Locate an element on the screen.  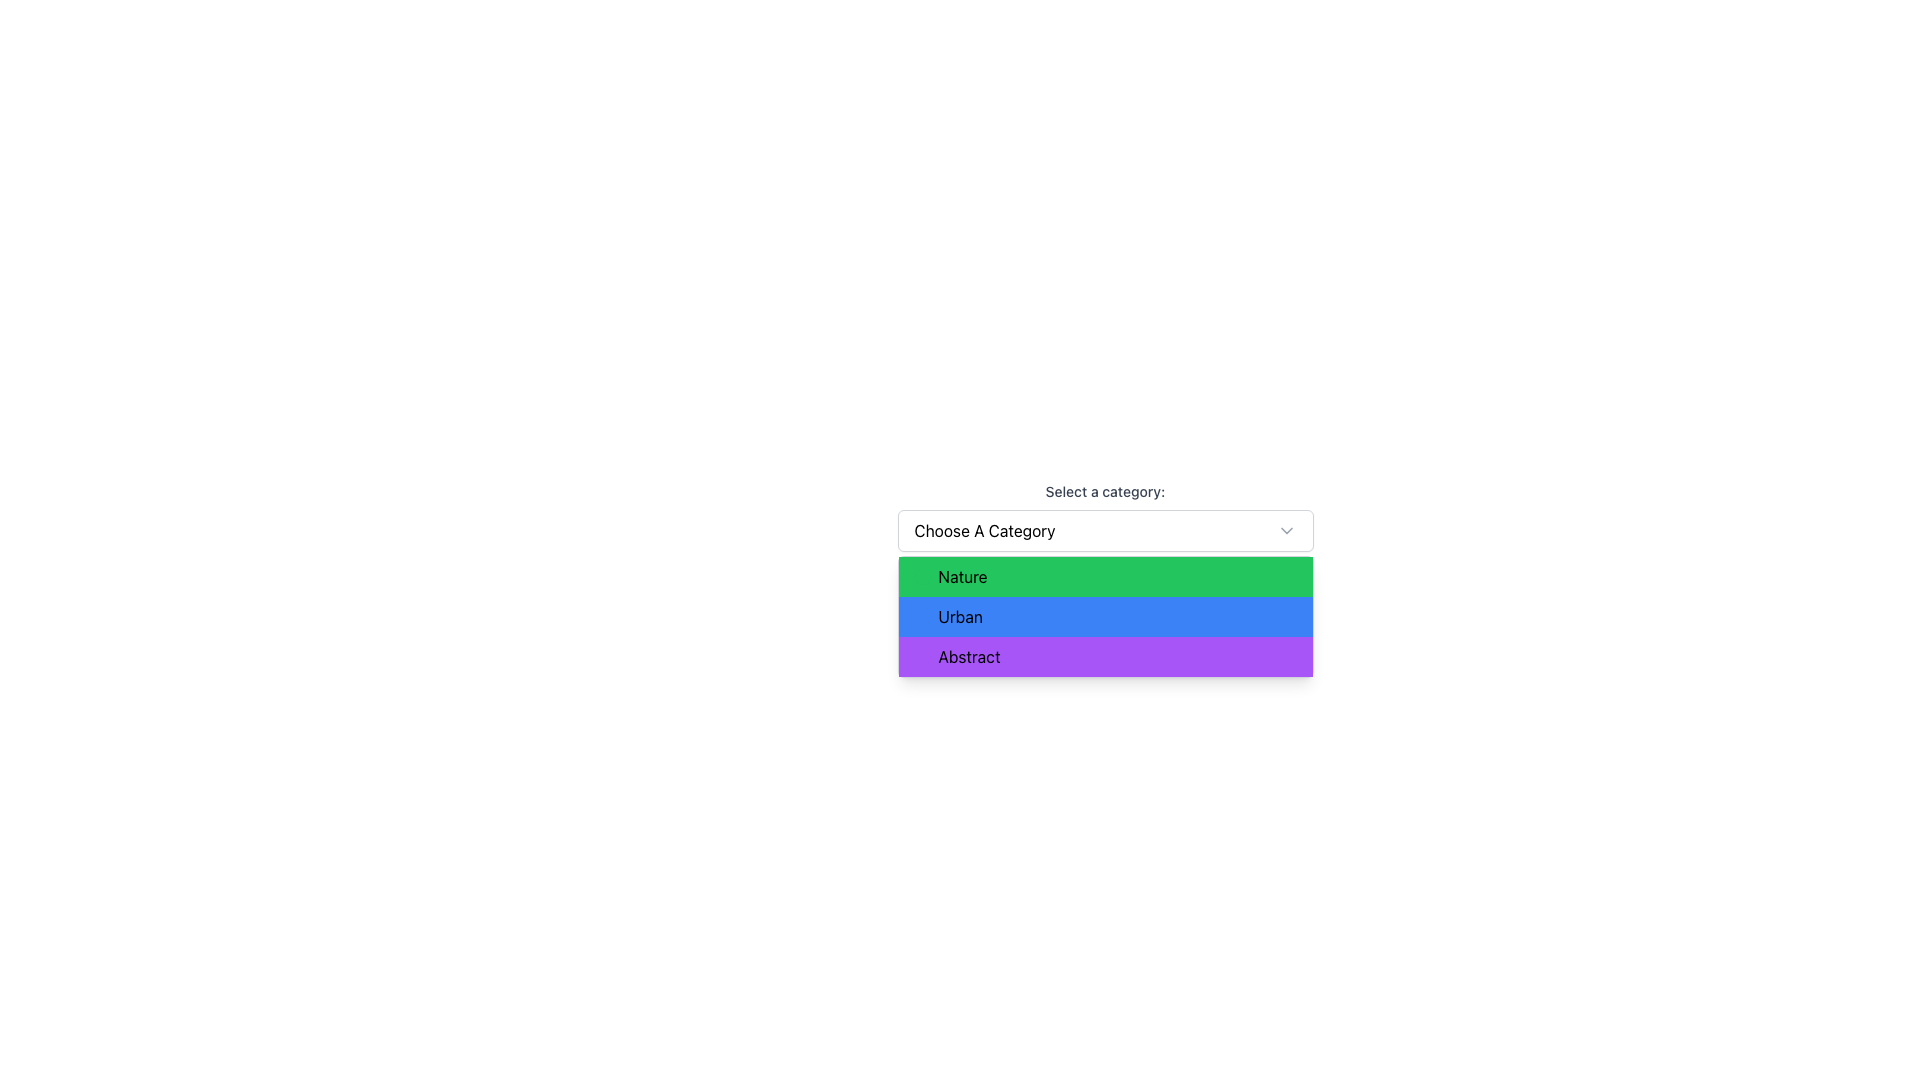
the chevron icon located on the right side of the dropdown field within the 'Choose a category' section to focus and navigate through options is located at coordinates (1286, 530).